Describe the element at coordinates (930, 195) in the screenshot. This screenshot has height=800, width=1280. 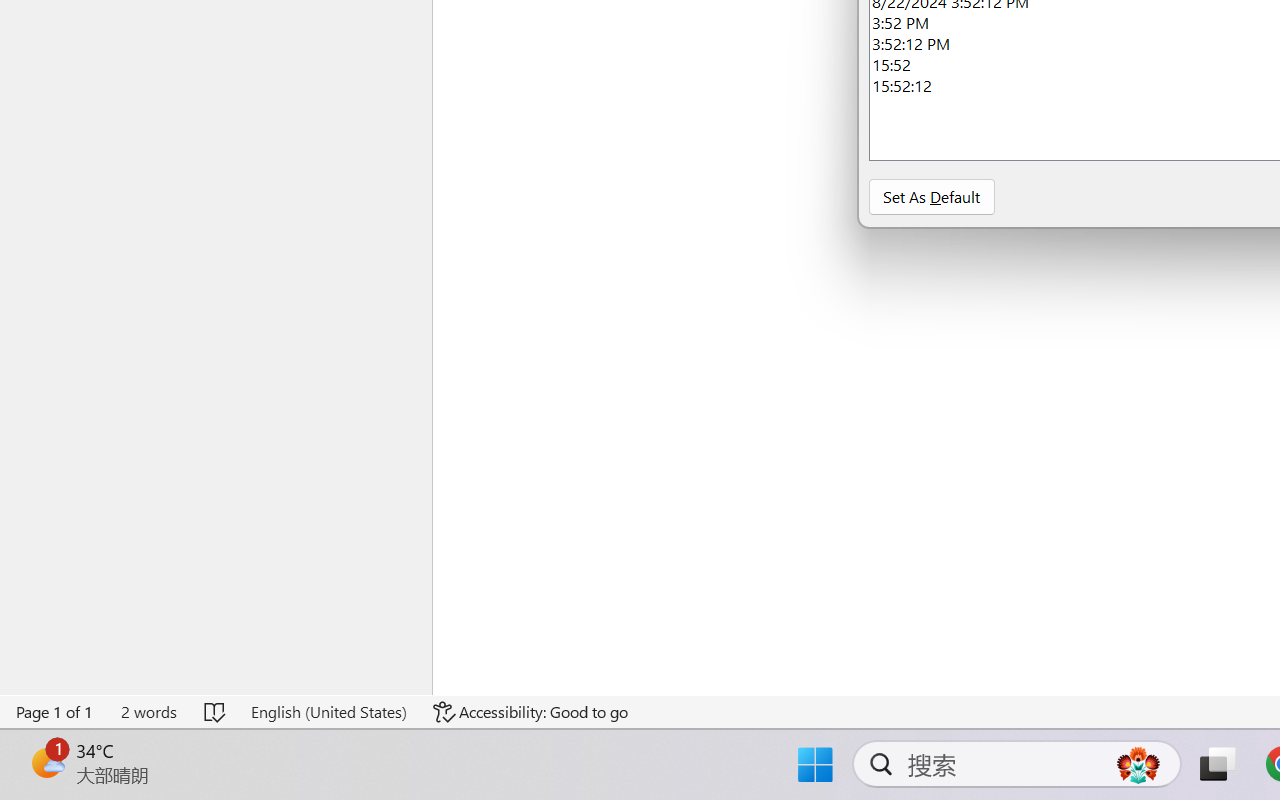
I see `'Set As Default'` at that location.